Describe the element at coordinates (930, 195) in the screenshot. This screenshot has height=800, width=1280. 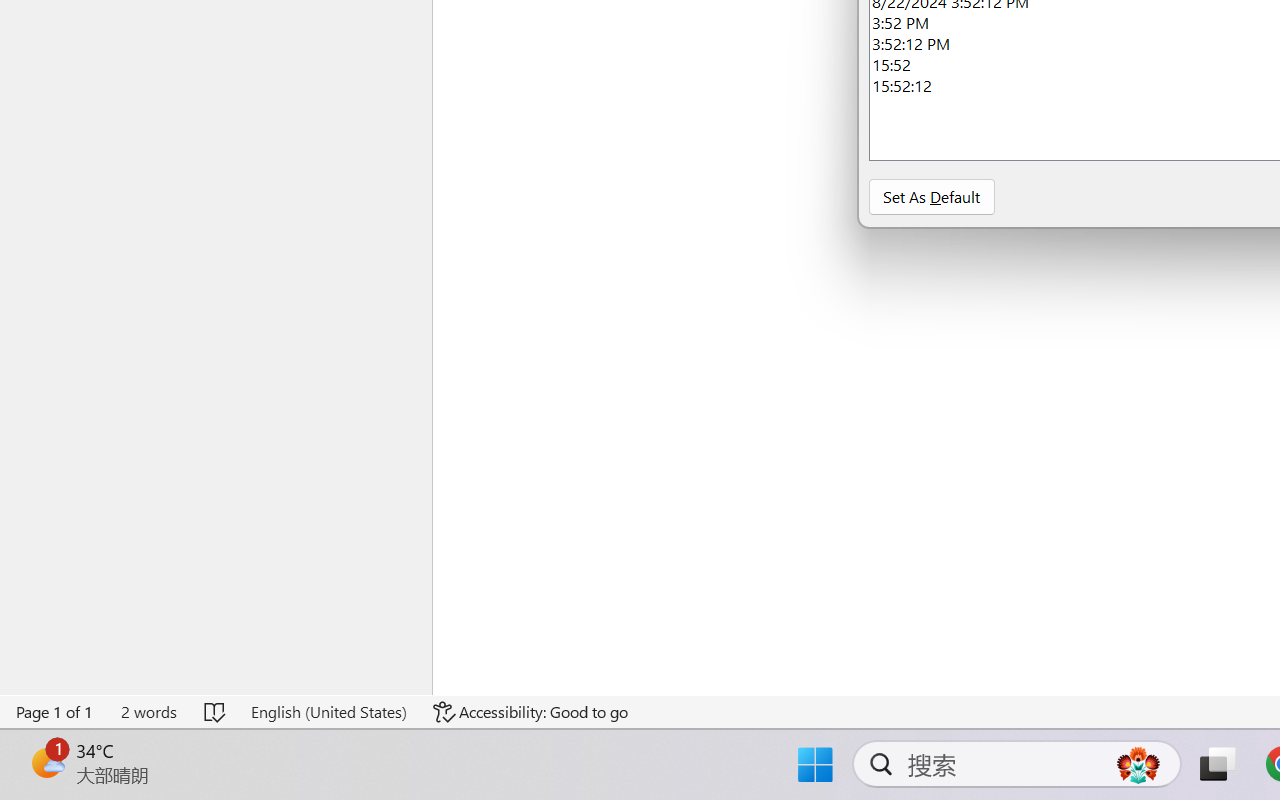
I see `'Set As Default'` at that location.